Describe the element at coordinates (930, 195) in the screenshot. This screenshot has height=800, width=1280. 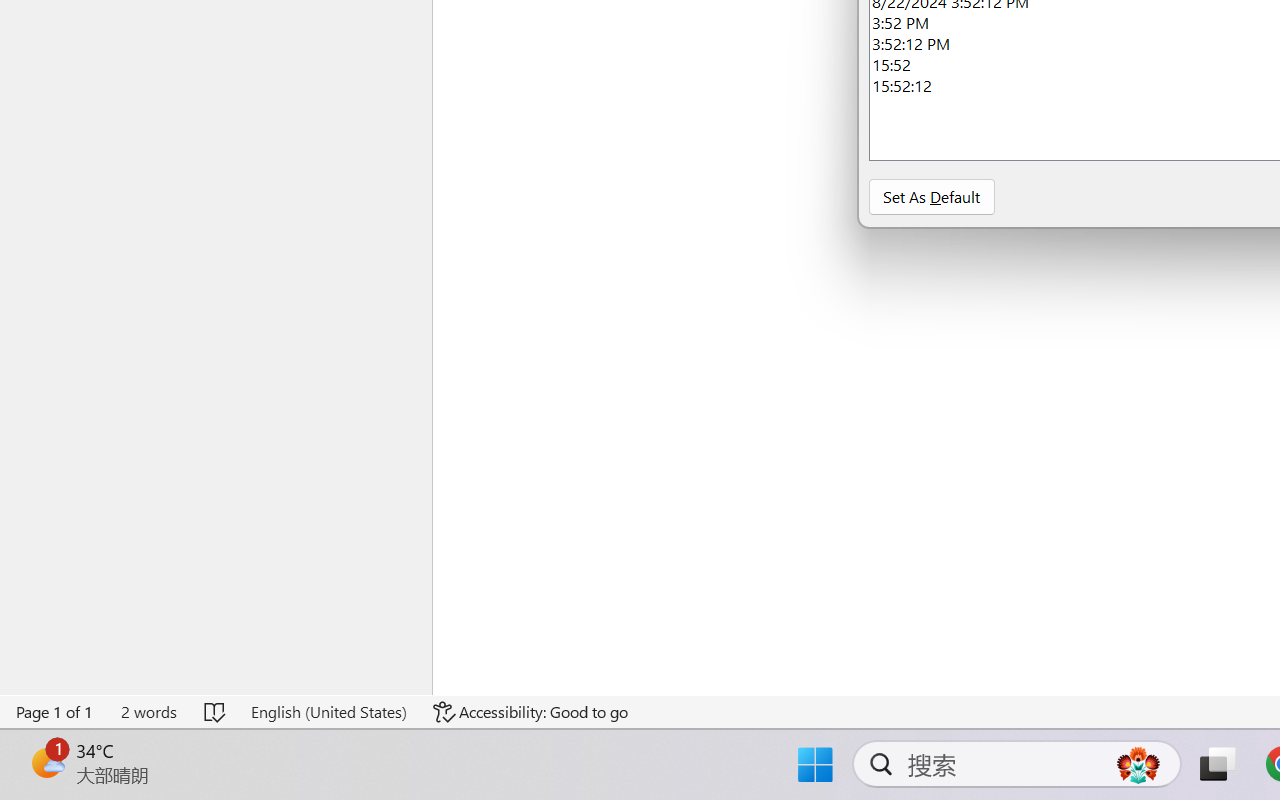
I see `'Set As Default'` at that location.